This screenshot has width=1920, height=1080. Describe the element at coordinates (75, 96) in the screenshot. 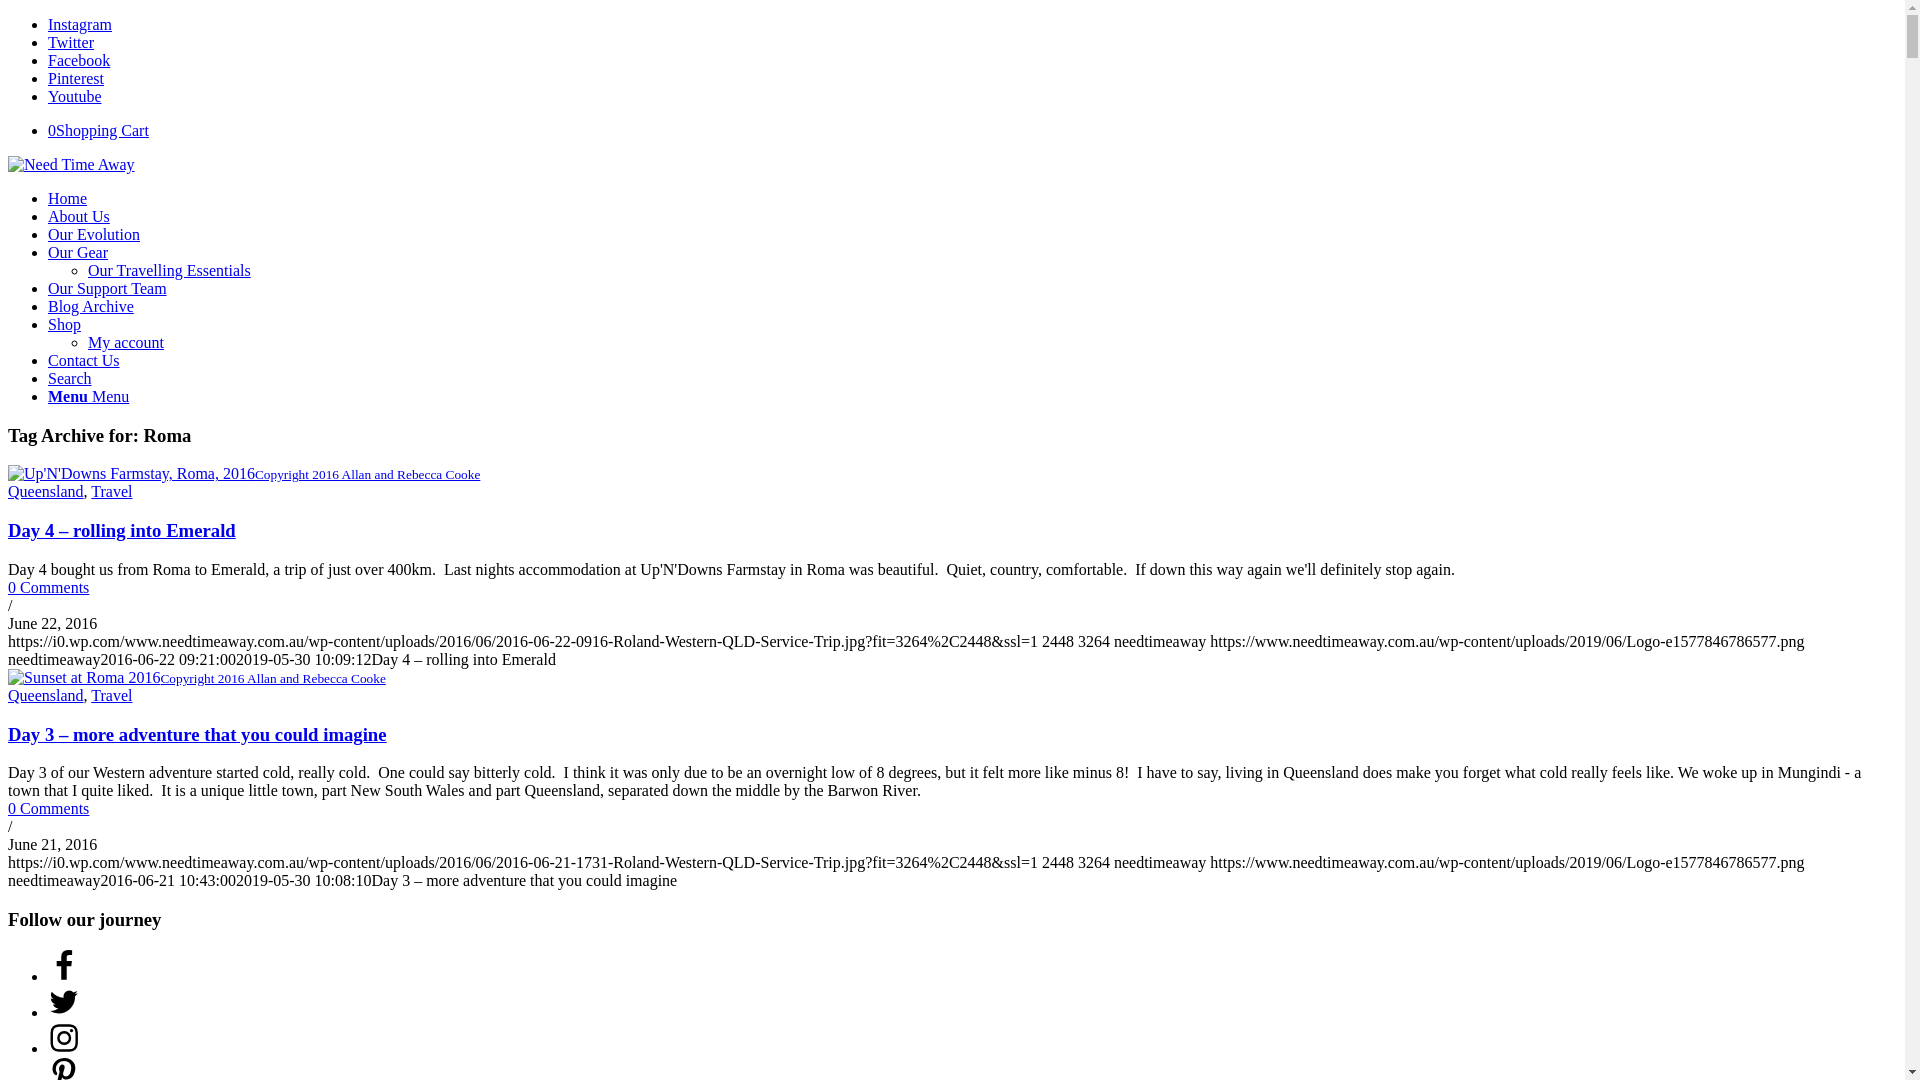

I see `'Youtube'` at that location.